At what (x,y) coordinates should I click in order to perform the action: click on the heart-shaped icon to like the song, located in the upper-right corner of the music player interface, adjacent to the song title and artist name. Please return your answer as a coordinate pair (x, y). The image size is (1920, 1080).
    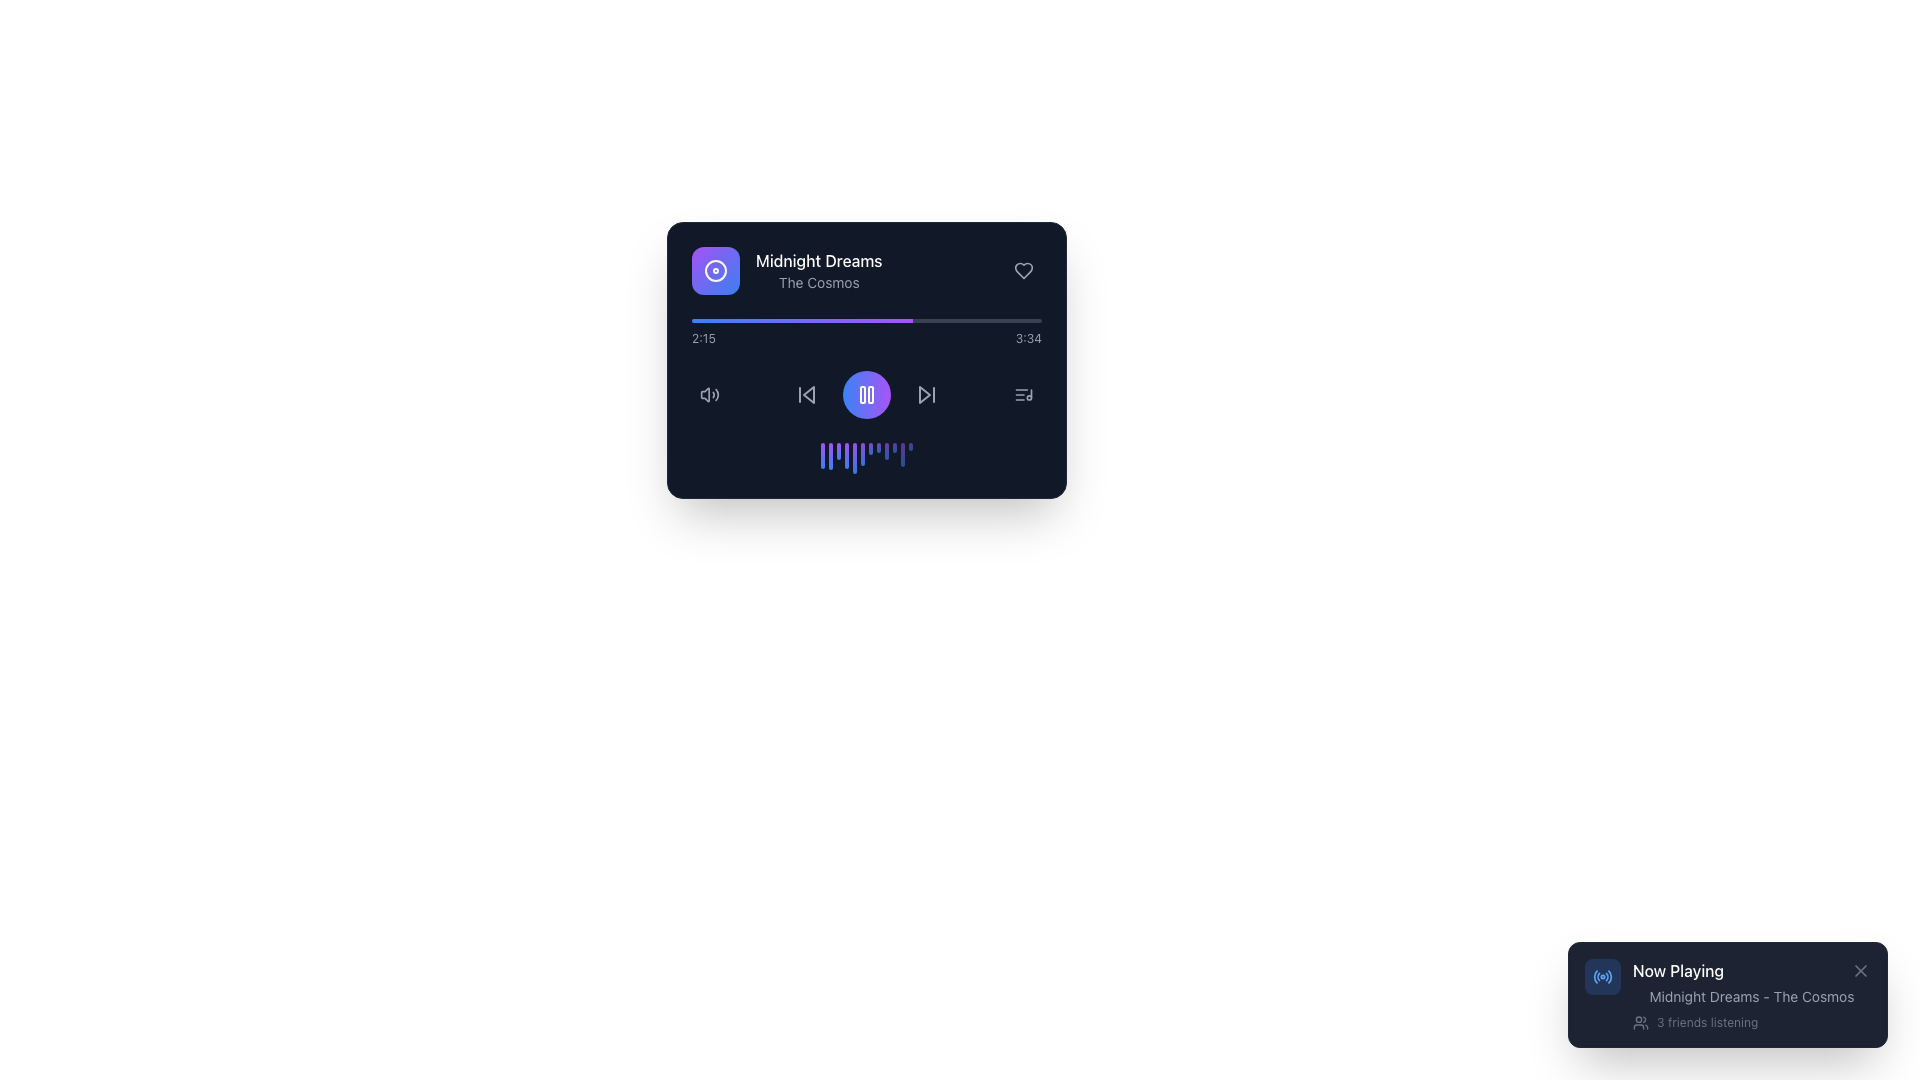
    Looking at the image, I should click on (1023, 270).